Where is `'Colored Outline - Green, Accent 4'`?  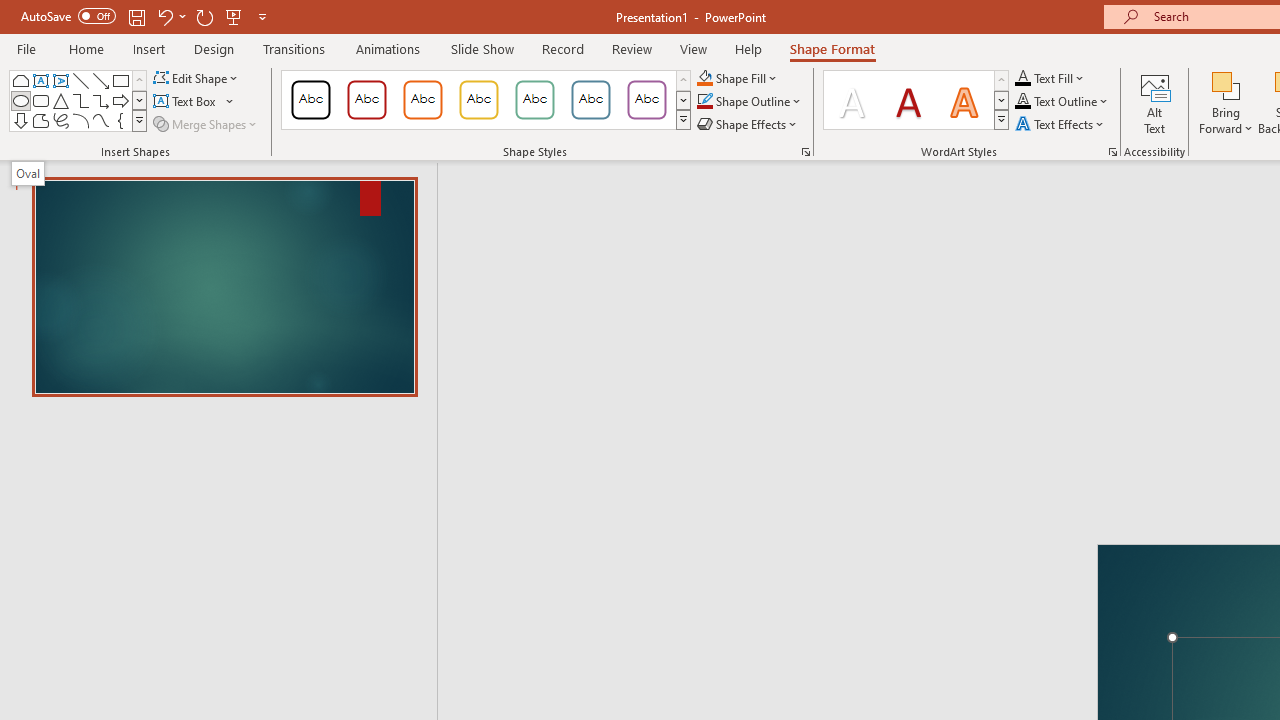
'Colored Outline - Green, Accent 4' is located at coordinates (535, 100).